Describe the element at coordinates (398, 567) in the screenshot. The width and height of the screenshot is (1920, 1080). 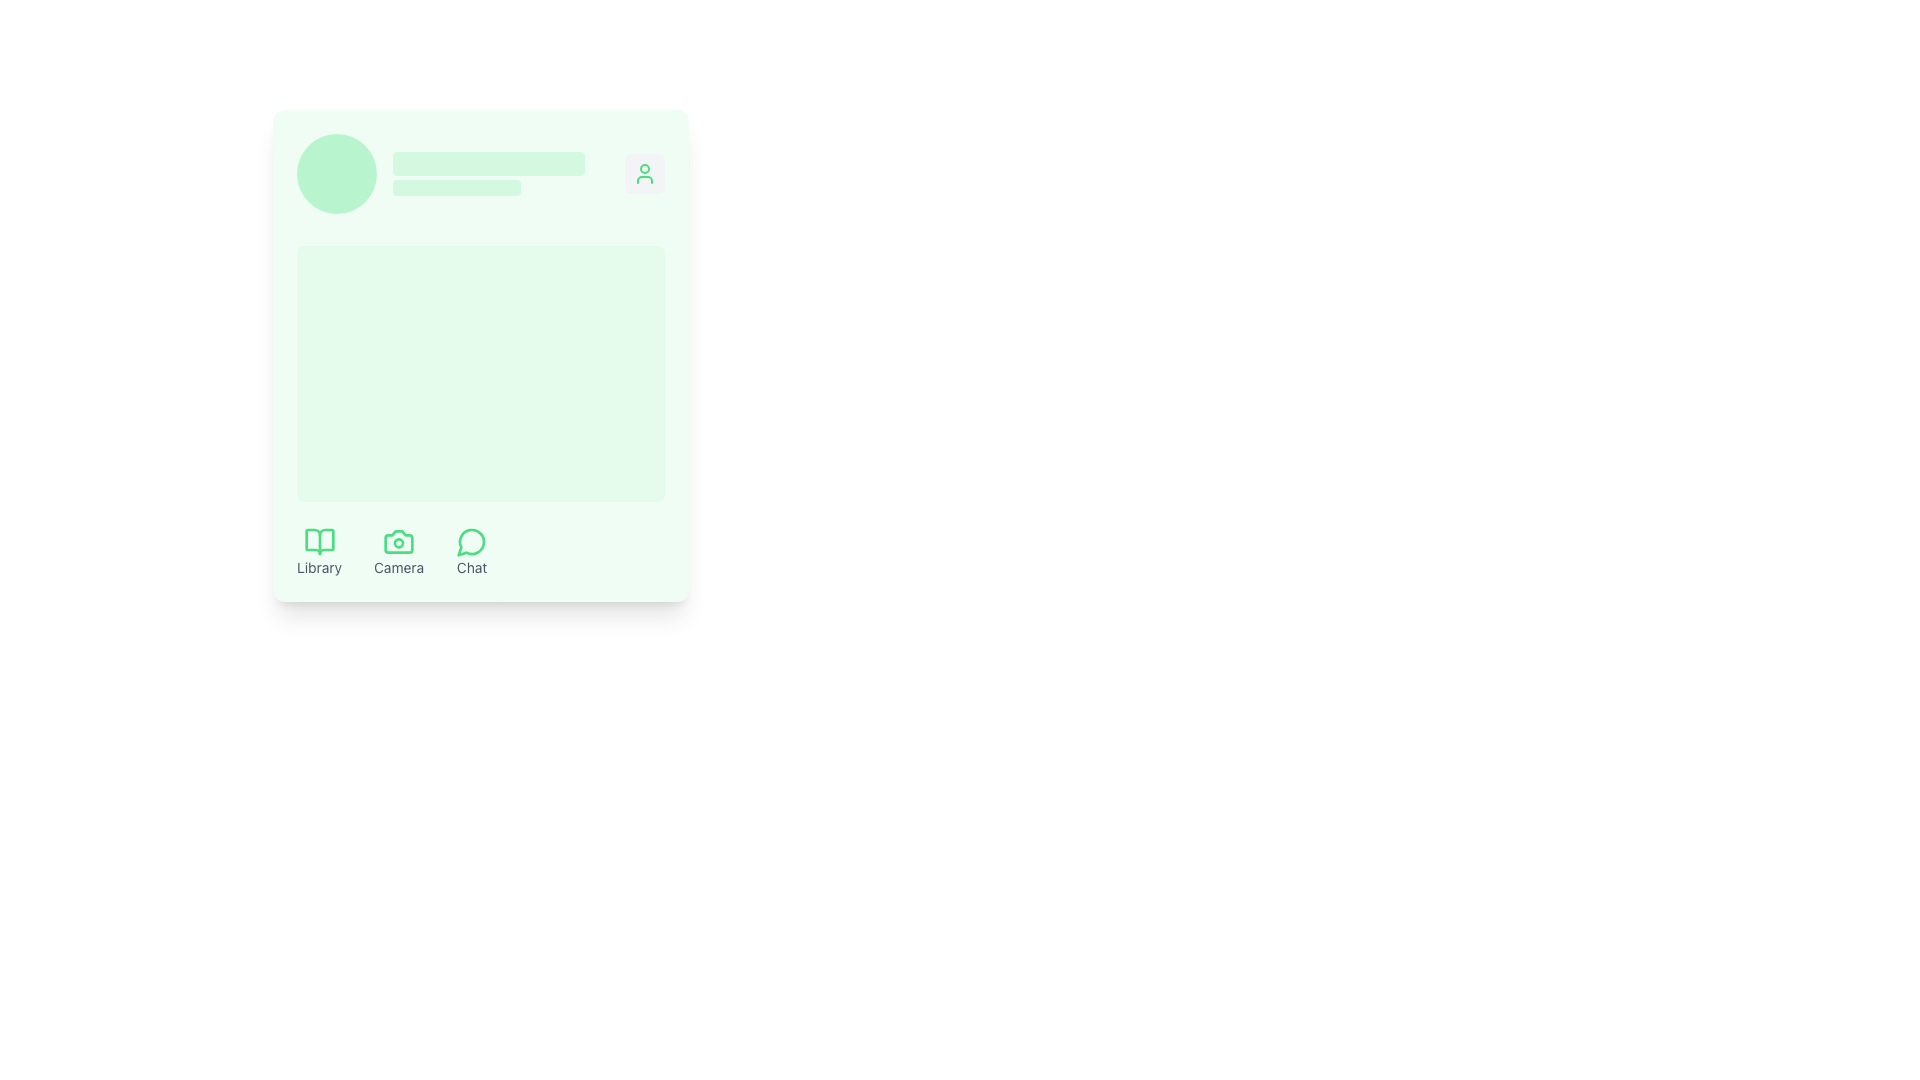
I see `the 'Camera' text label located in the bottom navigation section, which provides context for the camera functionality represented by the icon above it` at that location.